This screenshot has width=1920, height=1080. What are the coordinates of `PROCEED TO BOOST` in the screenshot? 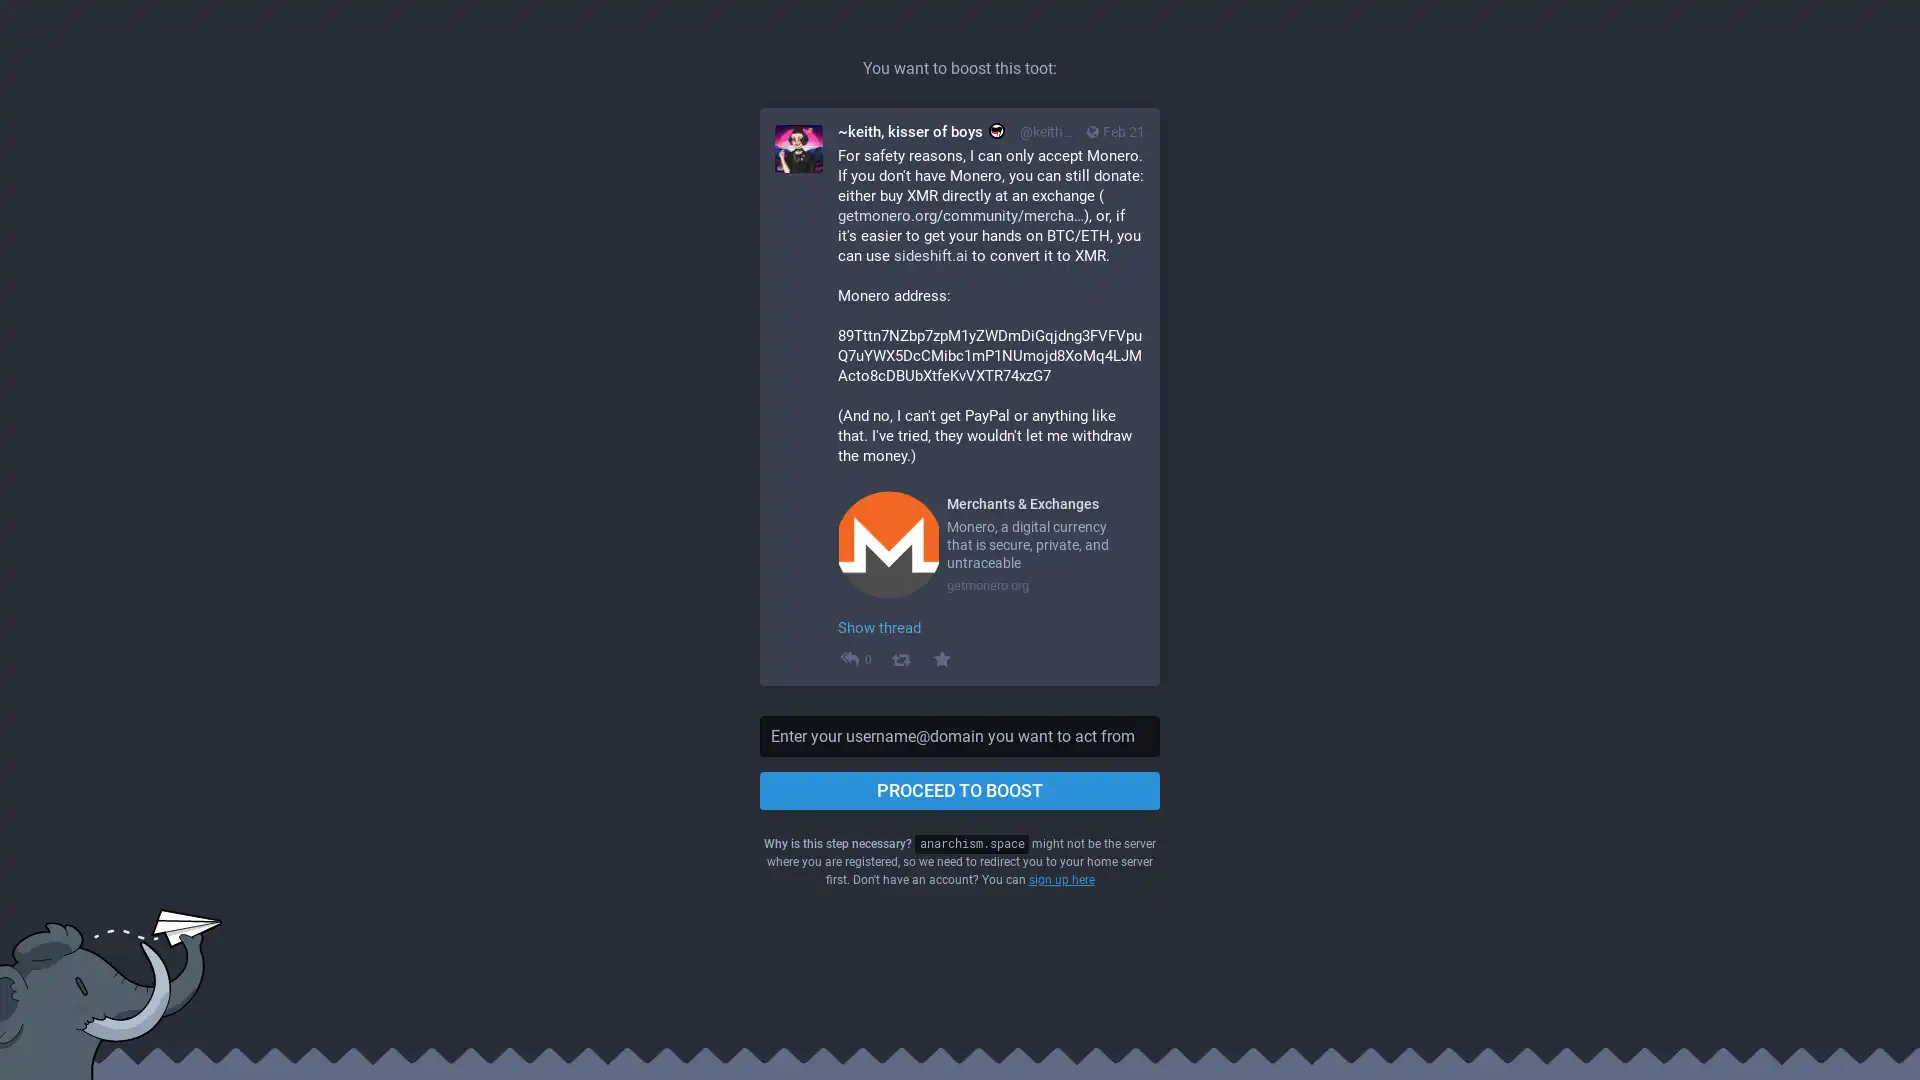 It's located at (960, 789).